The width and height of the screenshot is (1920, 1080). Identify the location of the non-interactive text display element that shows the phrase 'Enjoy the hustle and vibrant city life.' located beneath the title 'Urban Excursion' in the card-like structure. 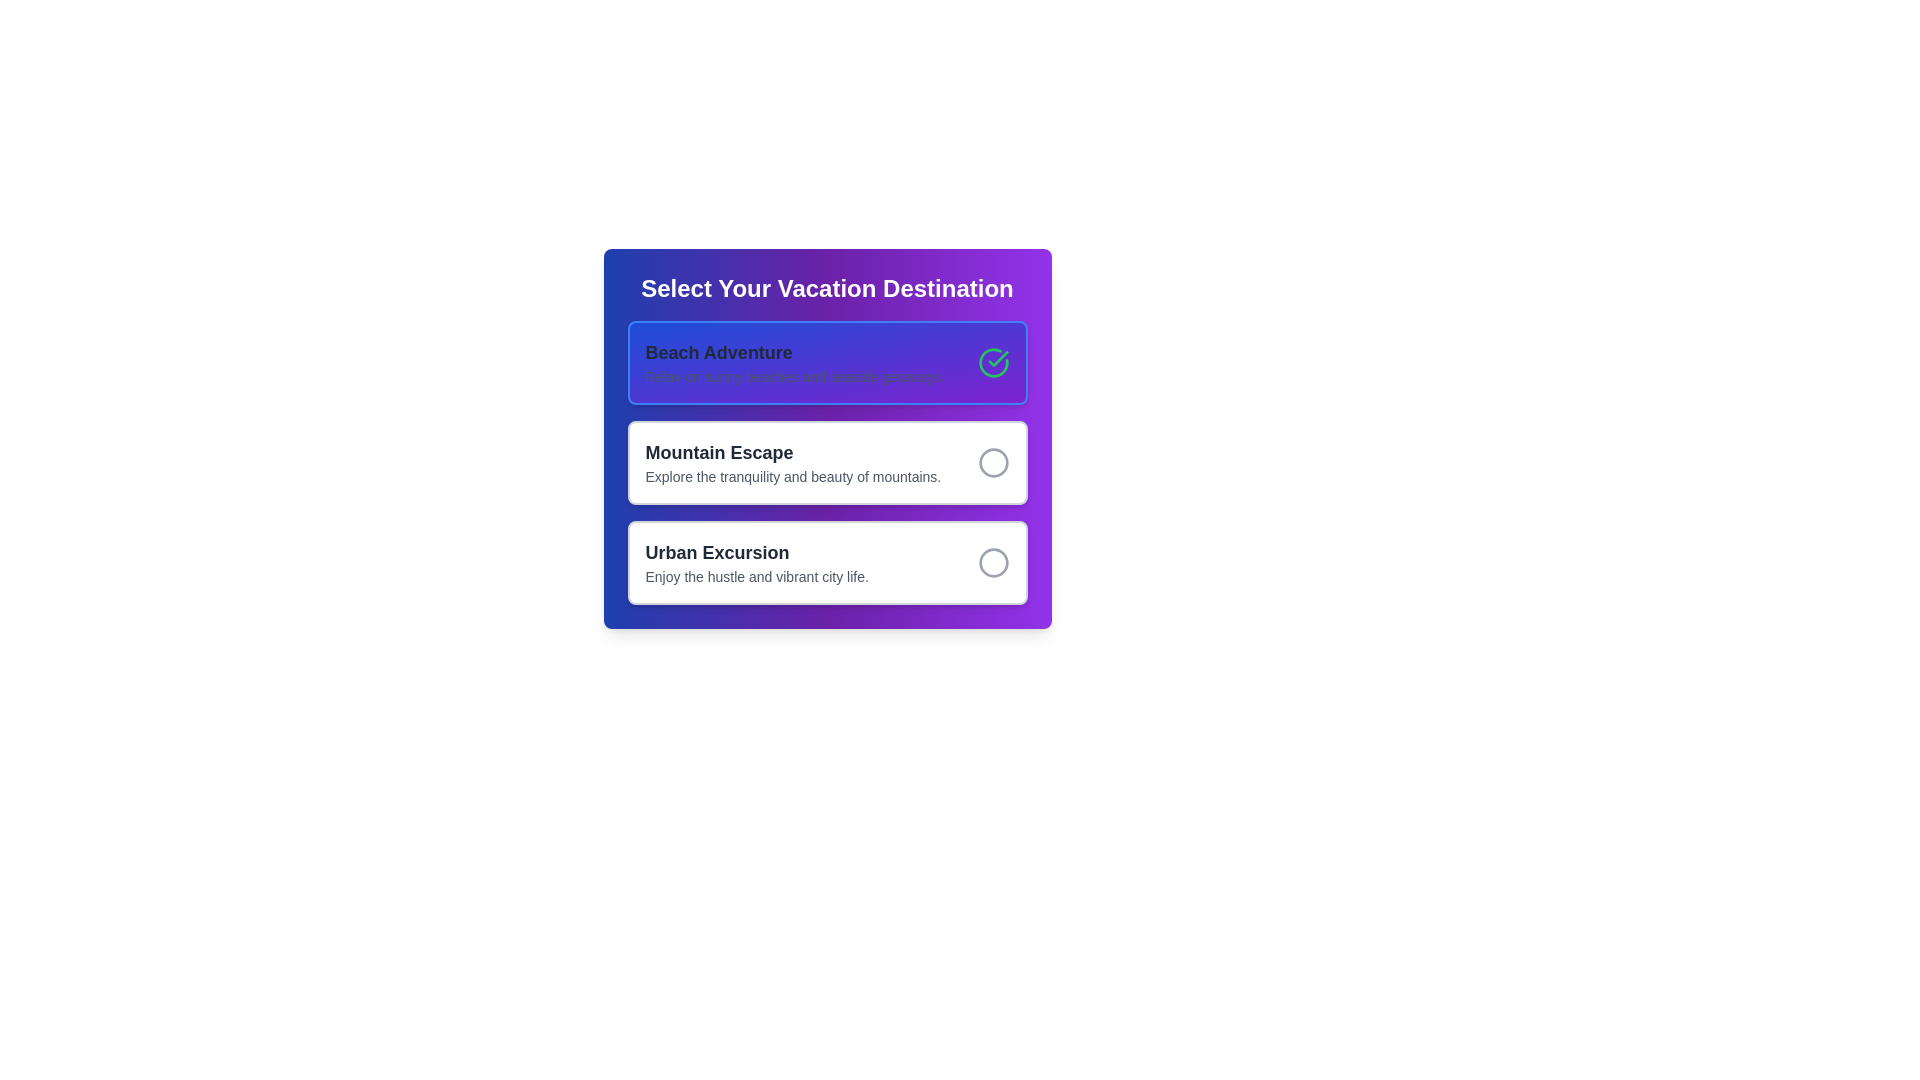
(756, 577).